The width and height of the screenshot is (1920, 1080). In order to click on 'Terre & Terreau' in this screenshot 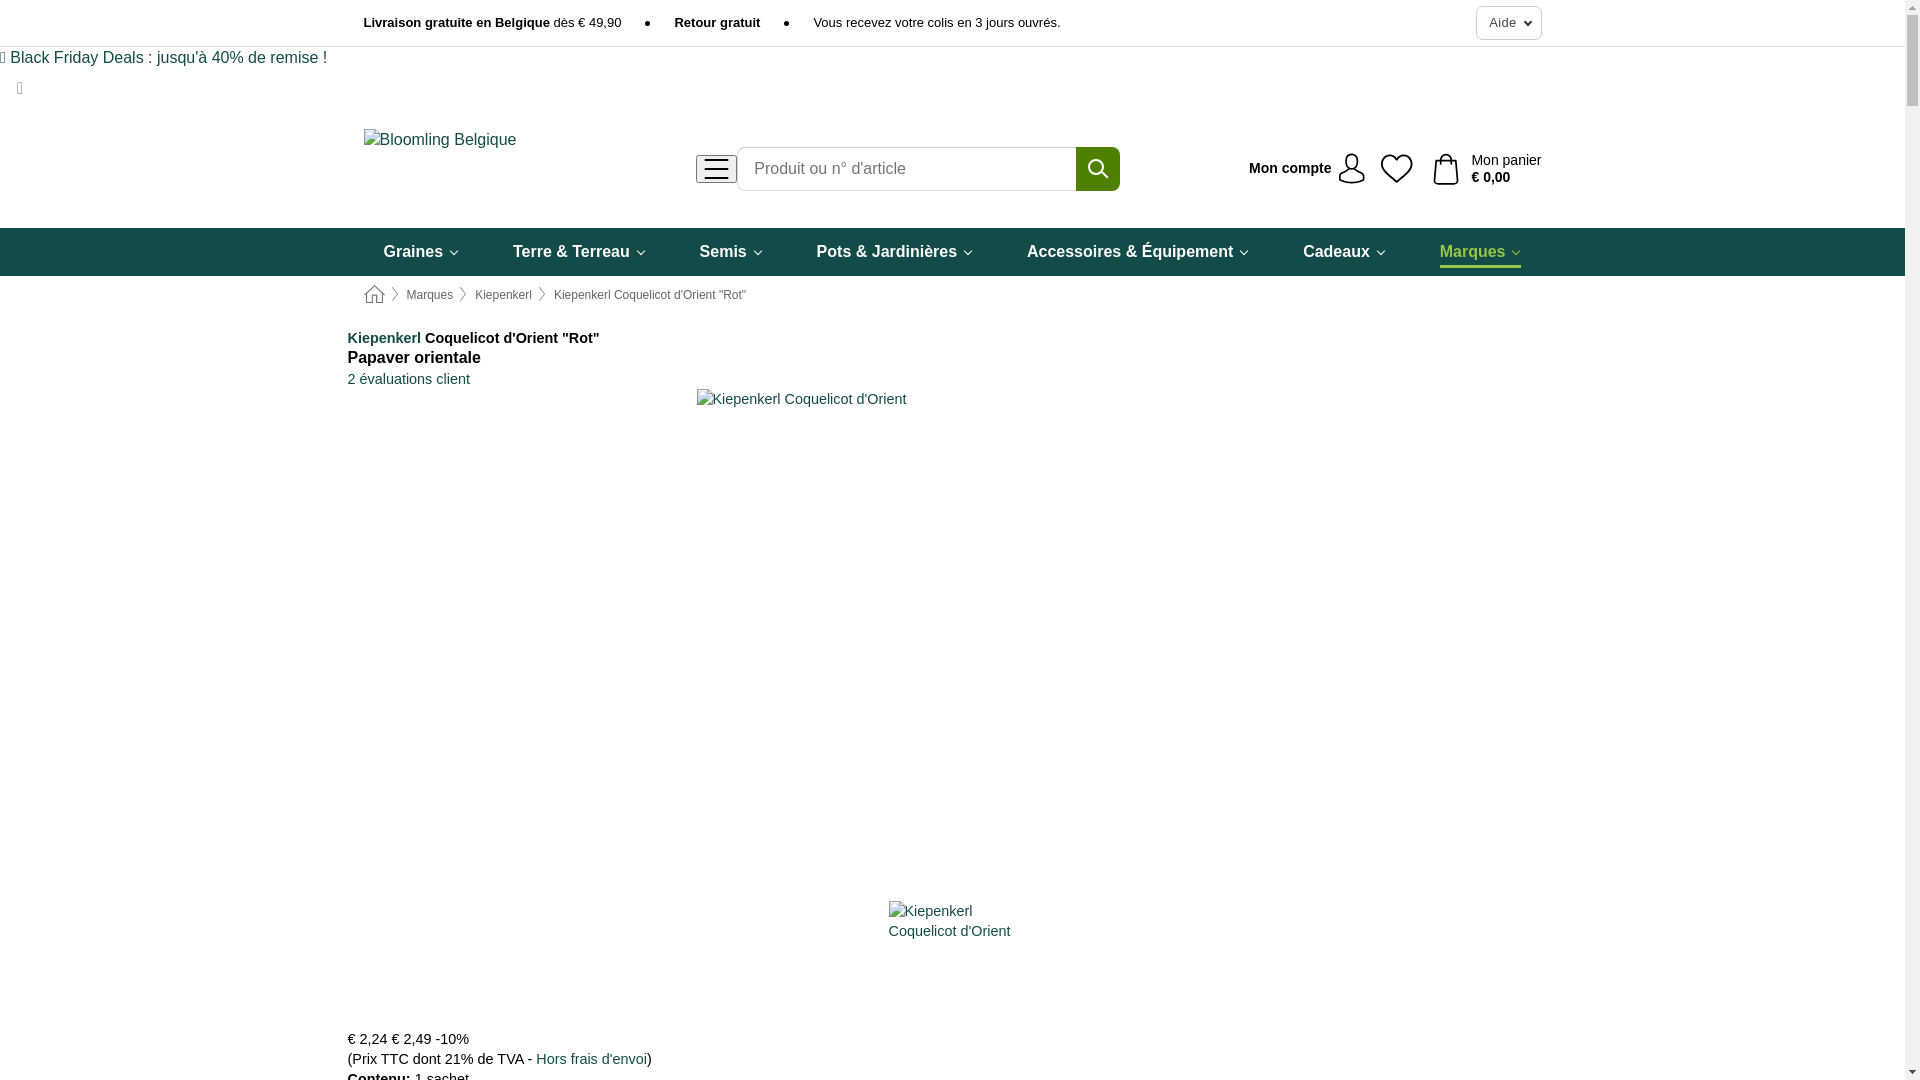, I will do `click(578, 250)`.